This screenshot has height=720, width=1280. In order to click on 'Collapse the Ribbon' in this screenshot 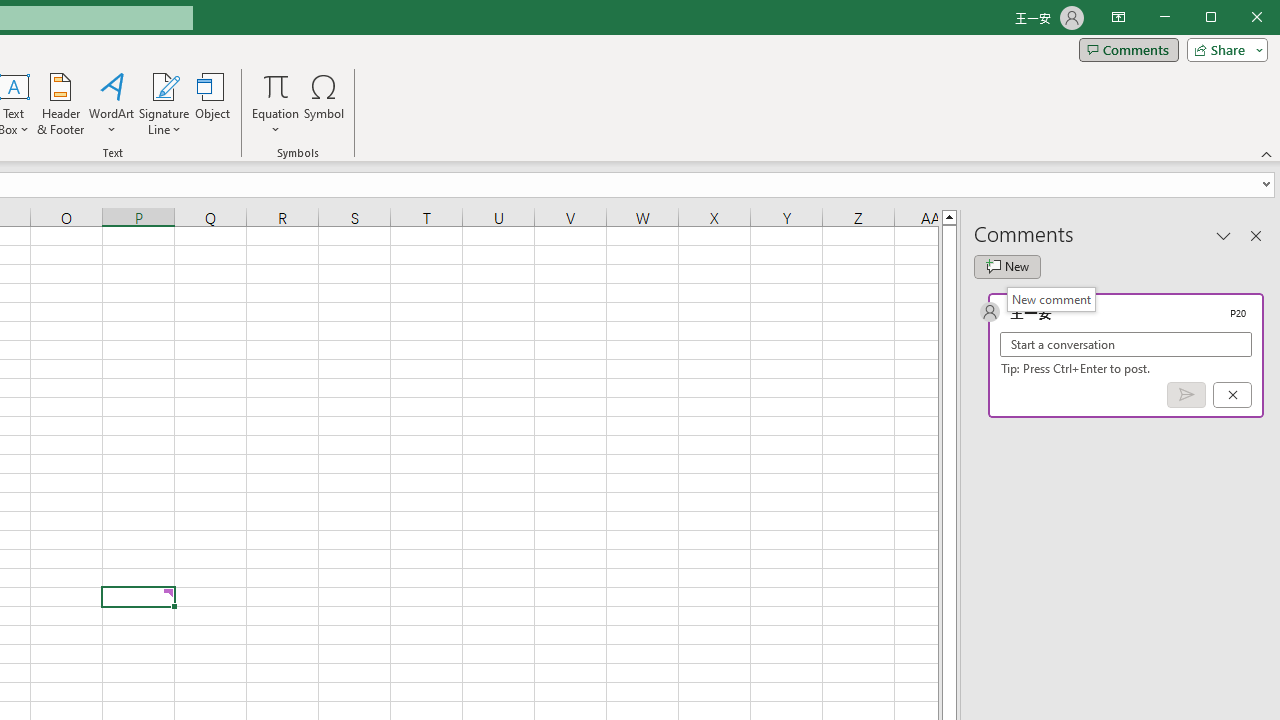, I will do `click(1266, 153)`.